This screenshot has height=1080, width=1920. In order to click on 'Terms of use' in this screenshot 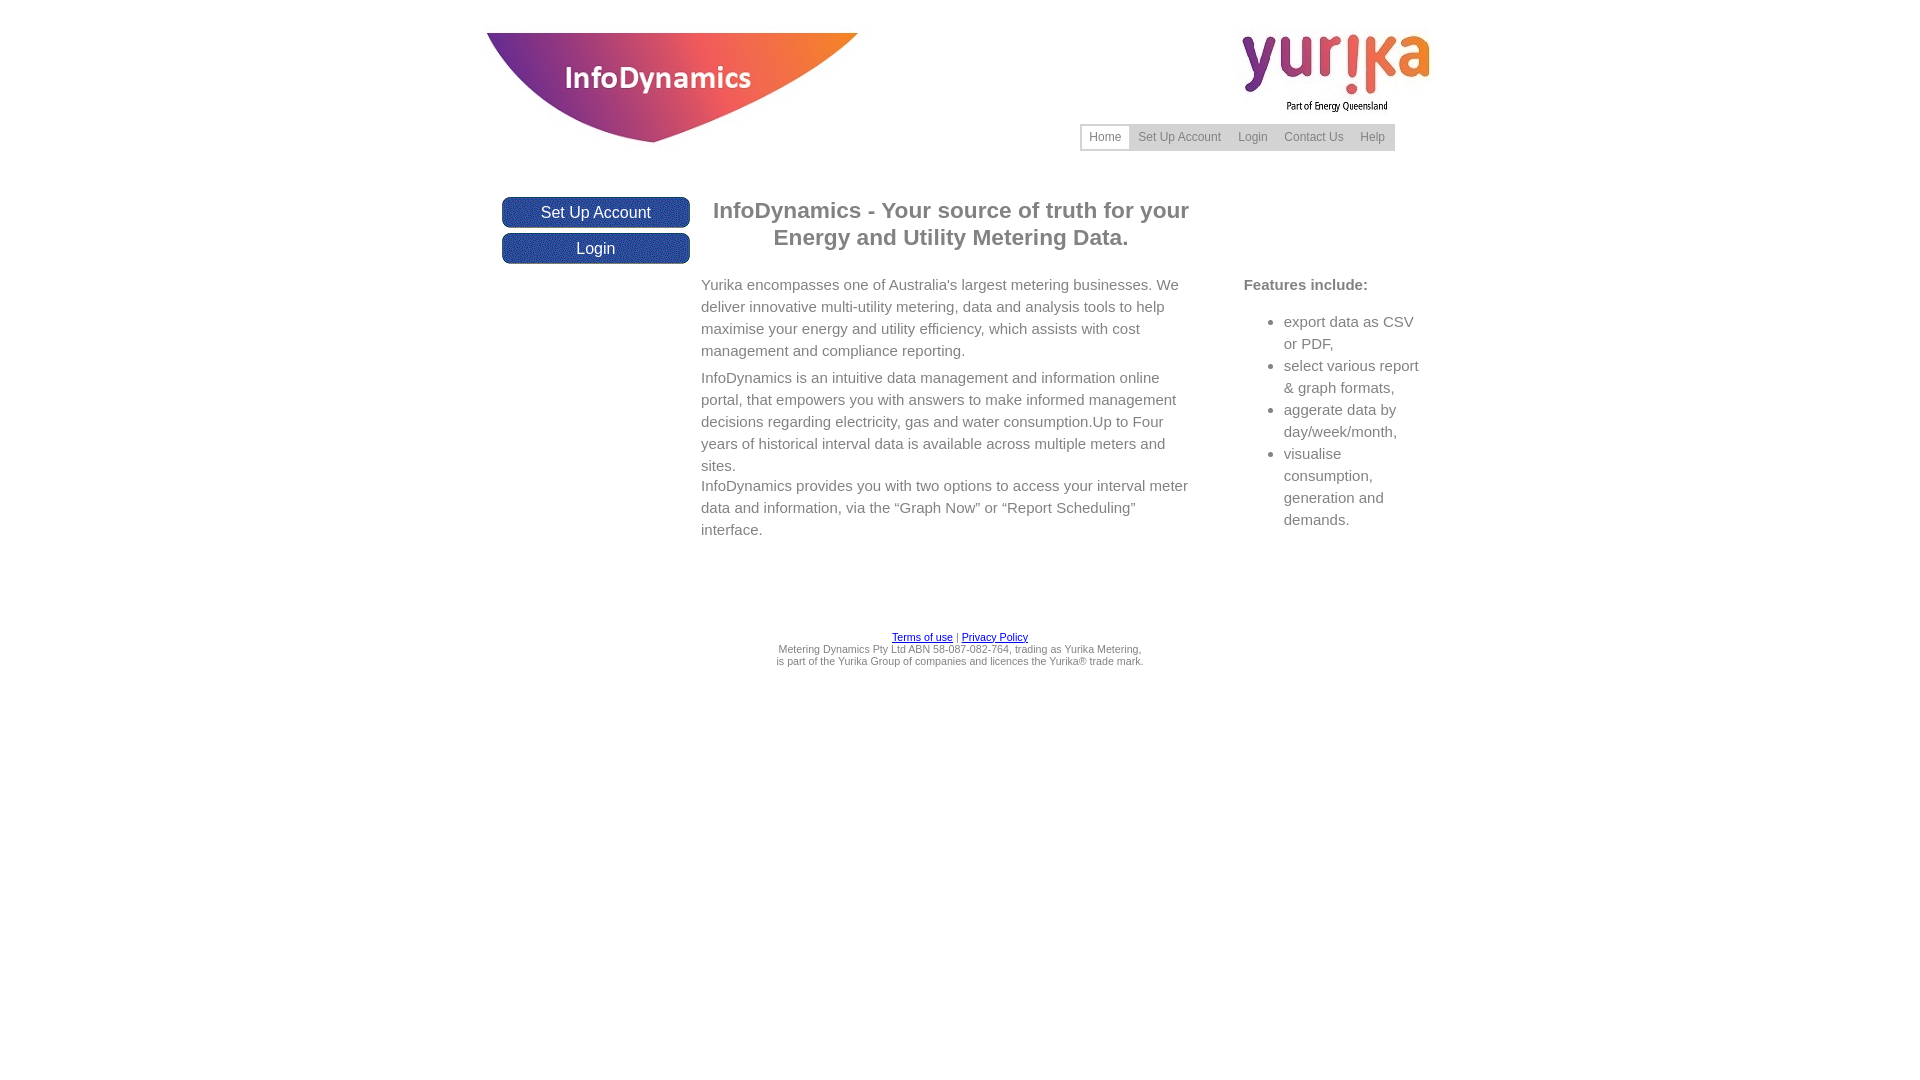, I will do `click(921, 636)`.